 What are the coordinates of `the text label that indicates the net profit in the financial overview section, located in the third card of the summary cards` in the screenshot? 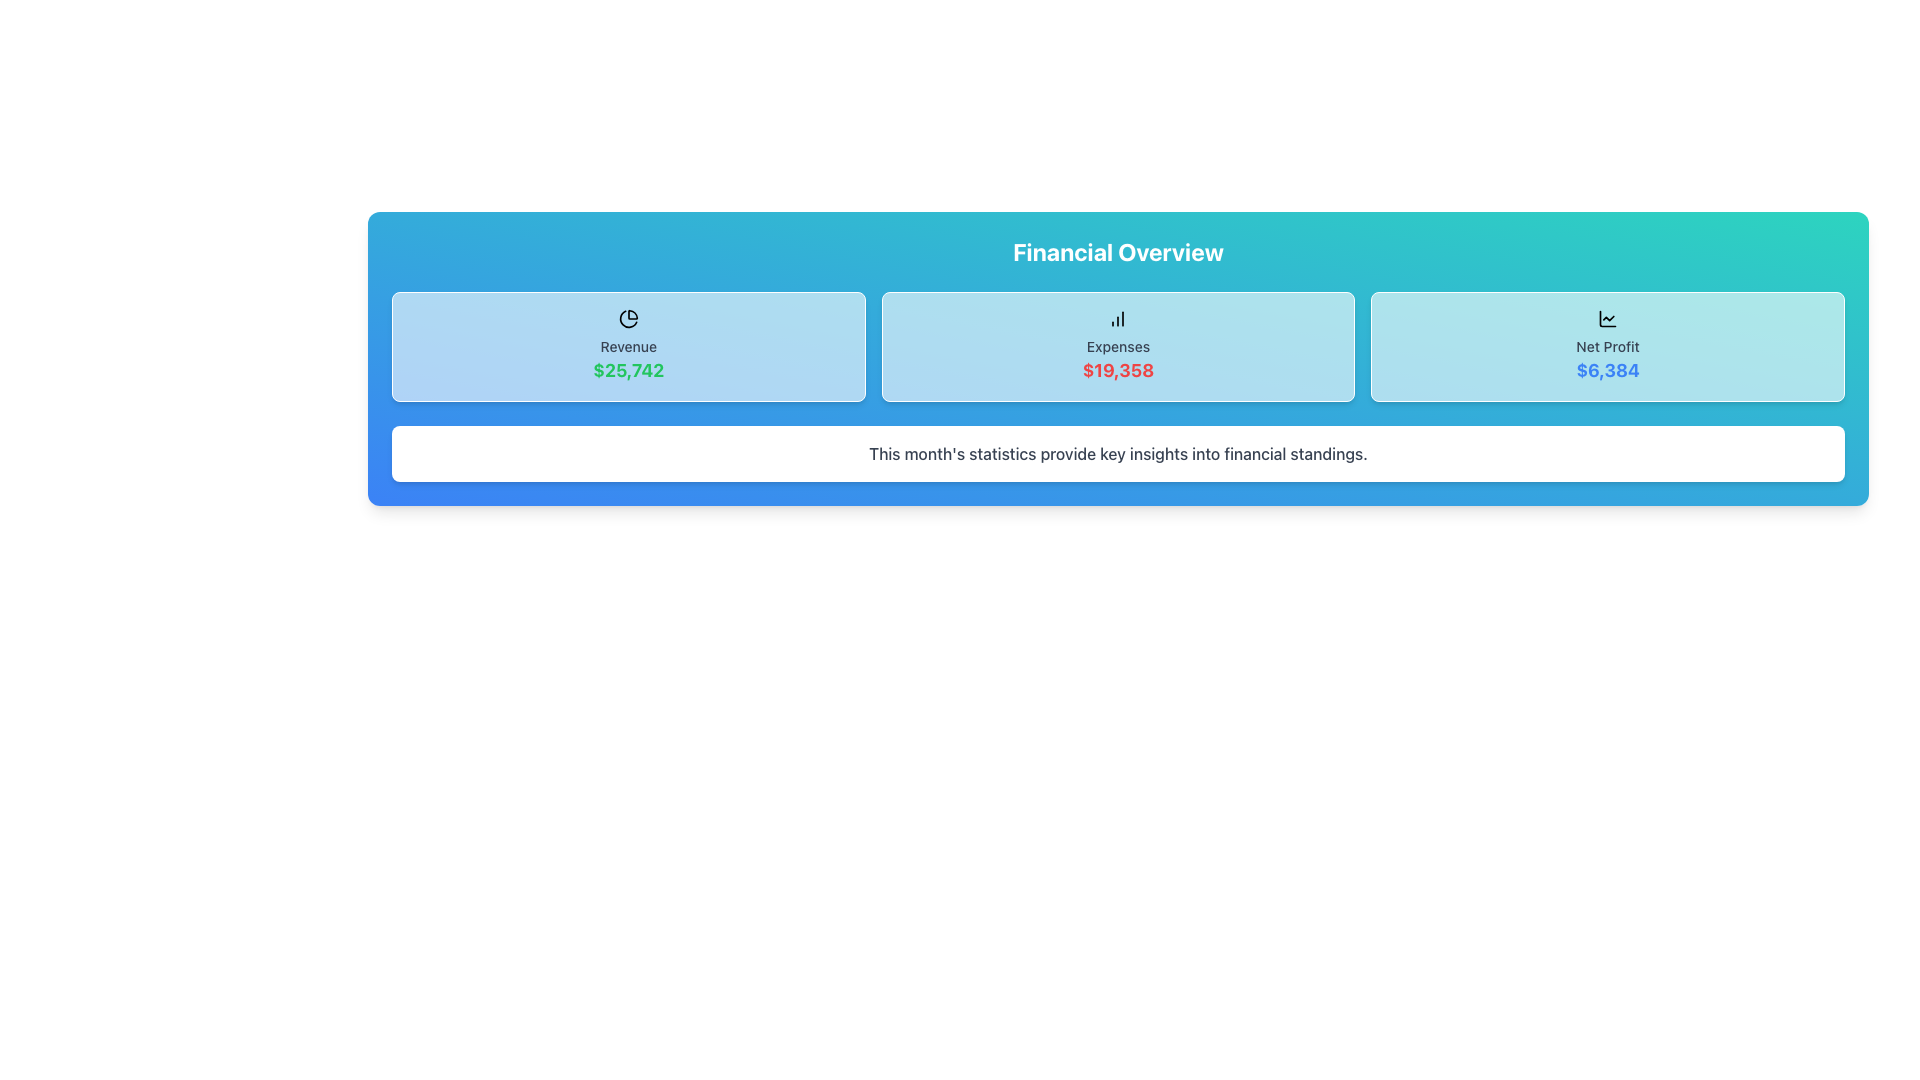 It's located at (1608, 346).